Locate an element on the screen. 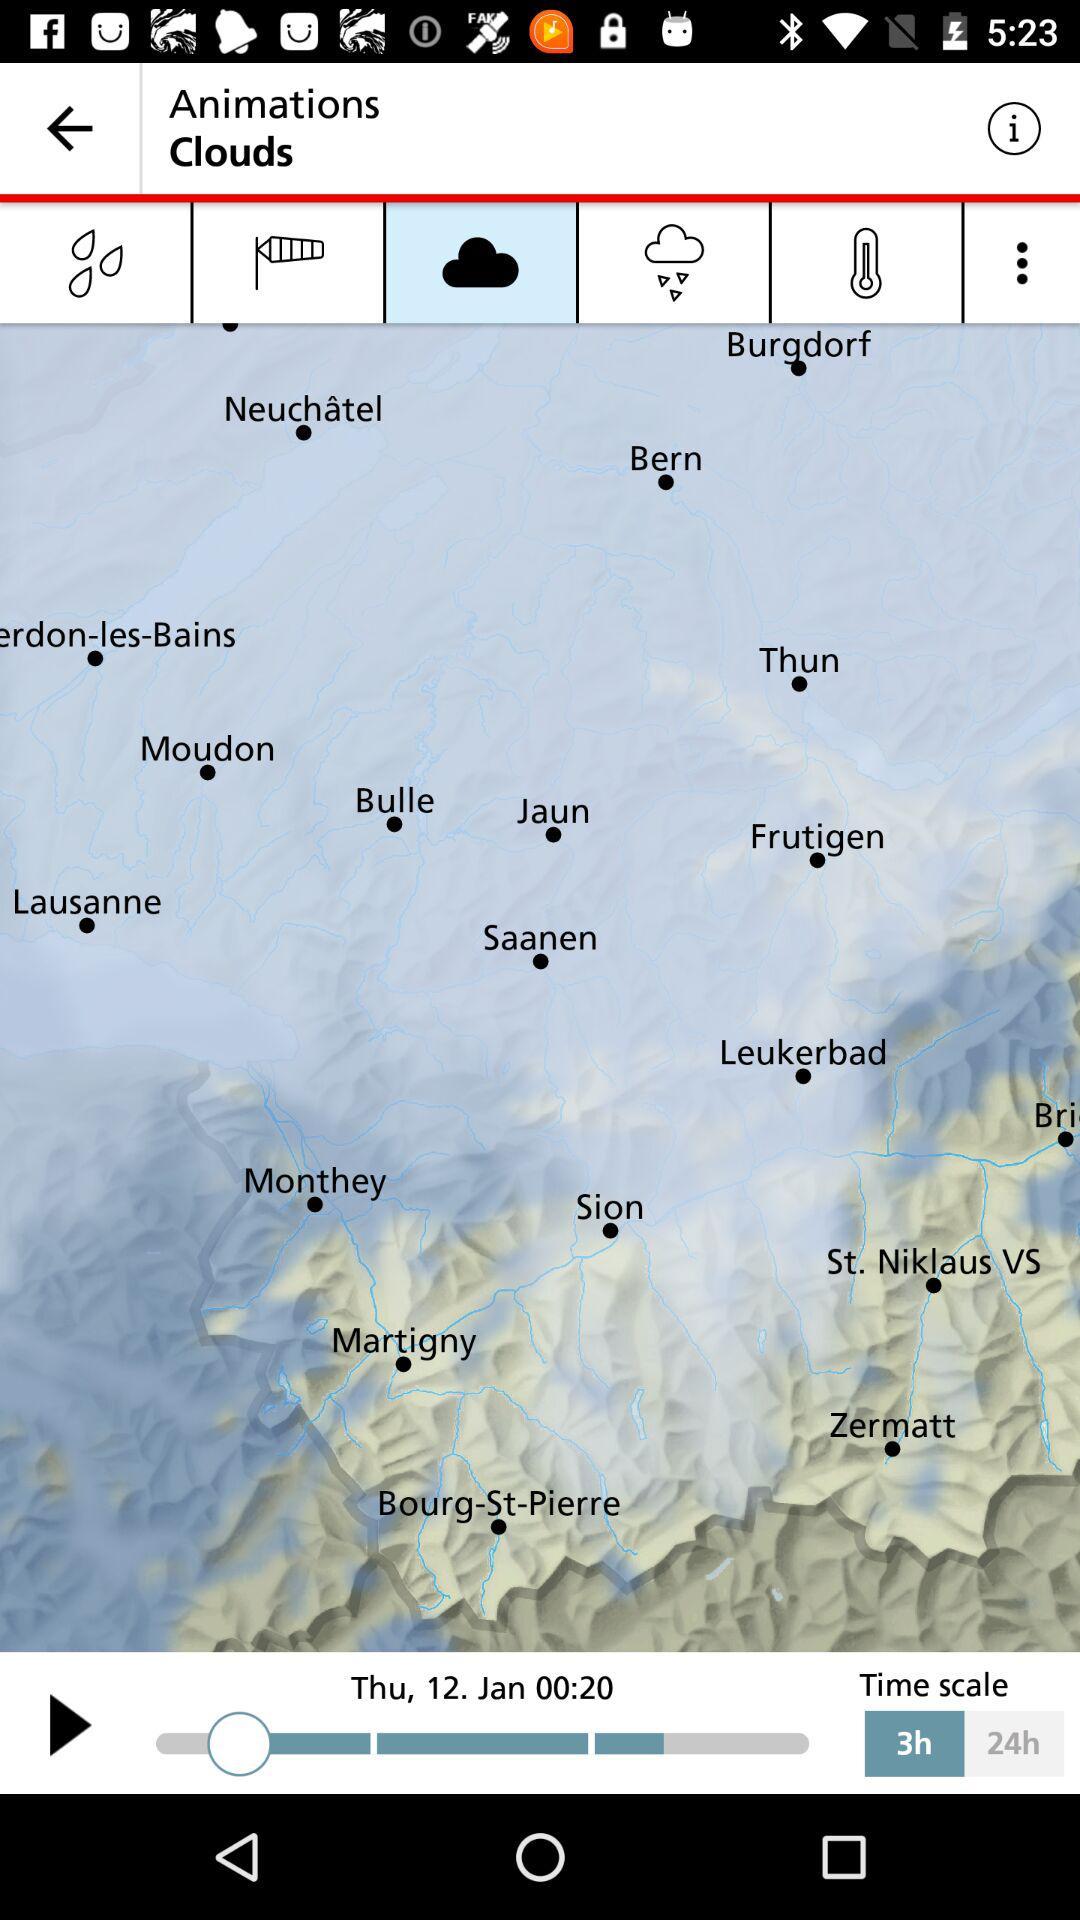 Image resolution: width=1080 pixels, height=1920 pixels. play is located at coordinates (69, 1723).